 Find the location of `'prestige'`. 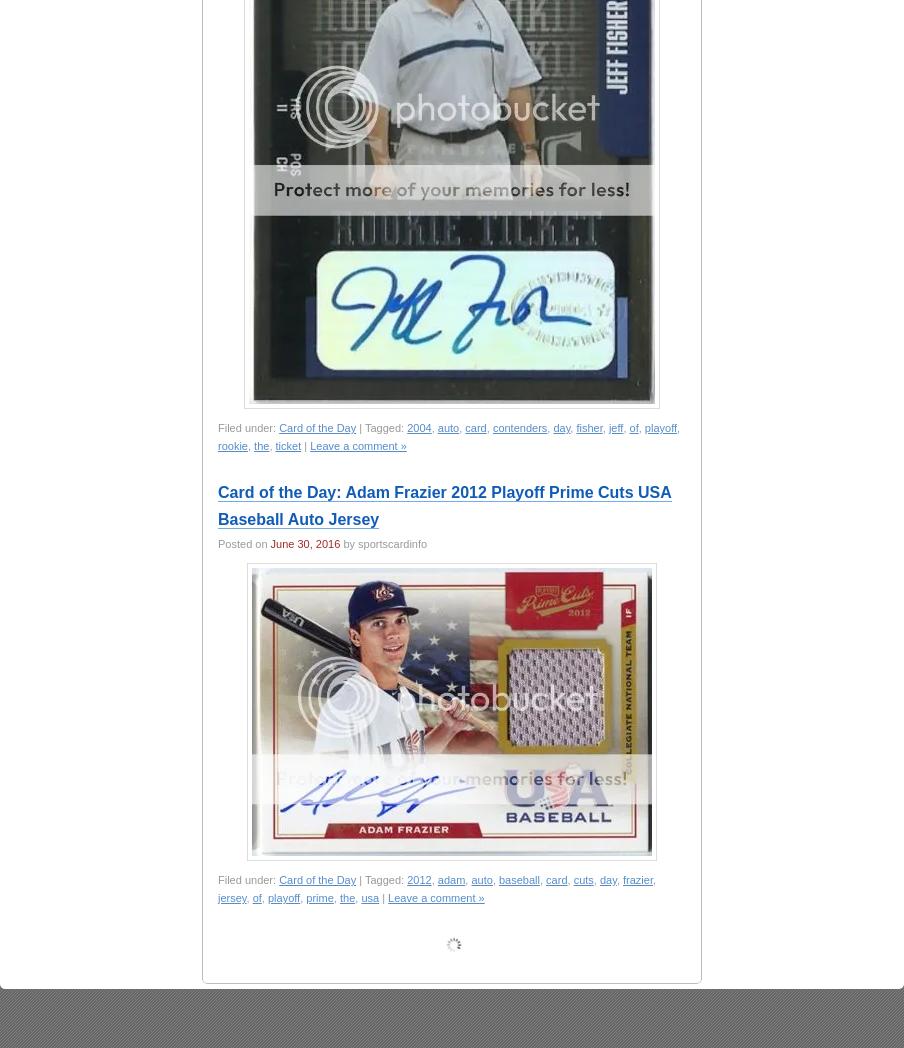

'prestige' is located at coordinates (580, 1016).